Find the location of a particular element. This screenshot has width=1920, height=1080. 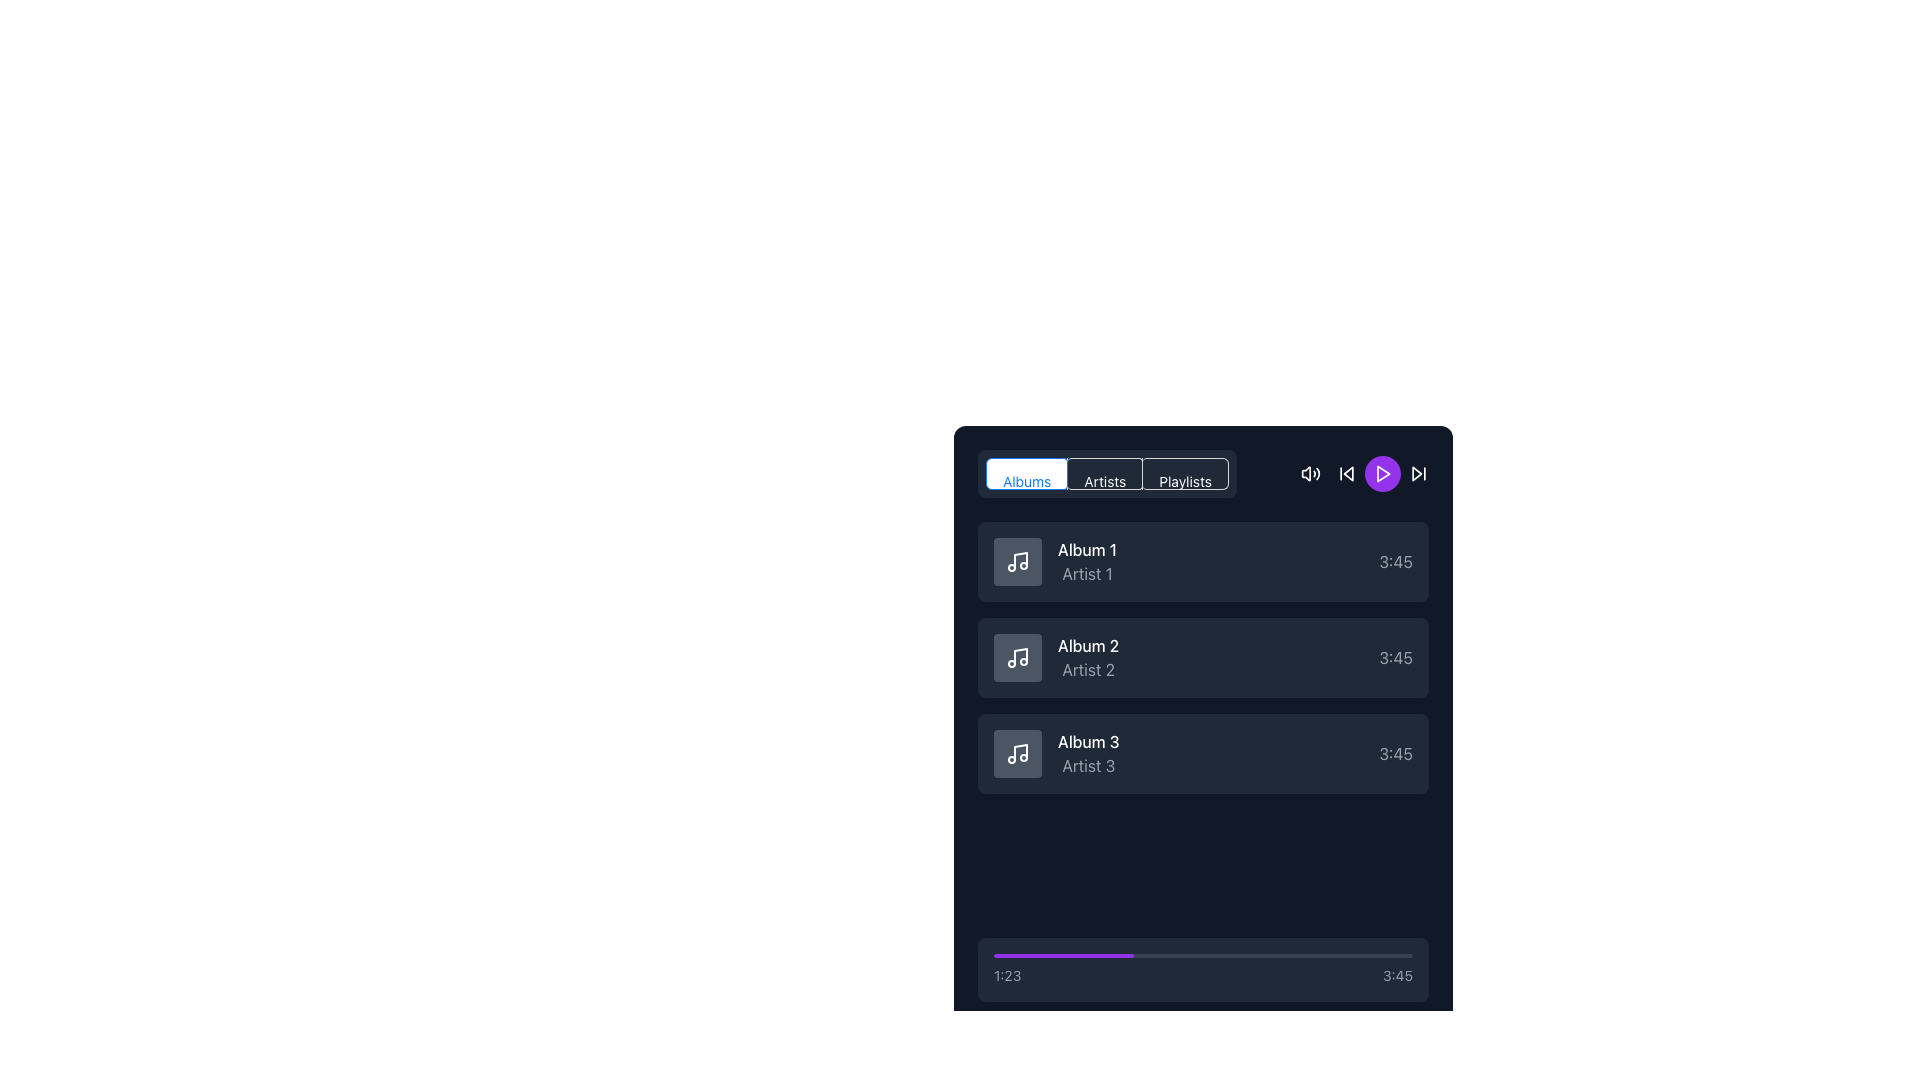

playback position is located at coordinates (1410, 955).